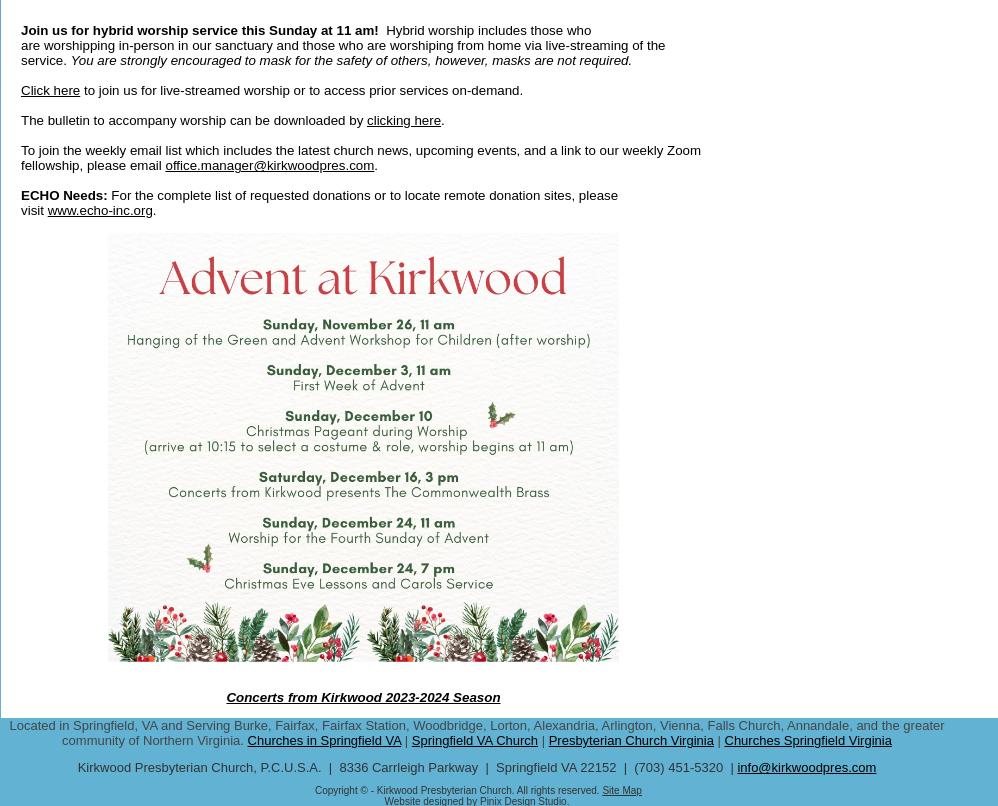 Image resolution: width=998 pixels, height=806 pixels. What do you see at coordinates (247, 739) in the screenshot?
I see `'Churches in Springfield VA'` at bounding box center [247, 739].